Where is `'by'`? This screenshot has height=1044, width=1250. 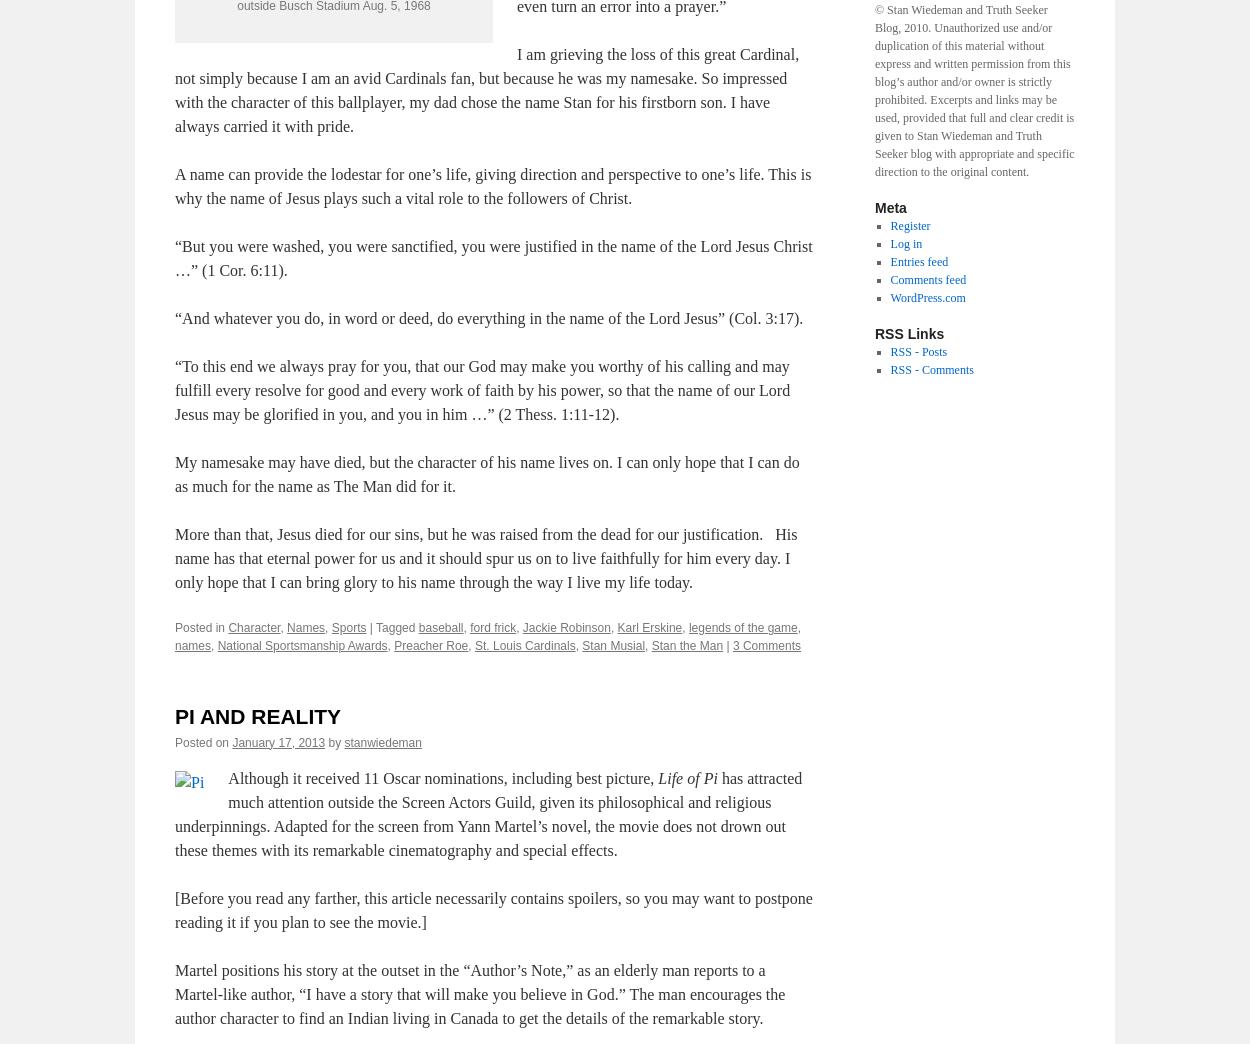 'by' is located at coordinates (333, 741).